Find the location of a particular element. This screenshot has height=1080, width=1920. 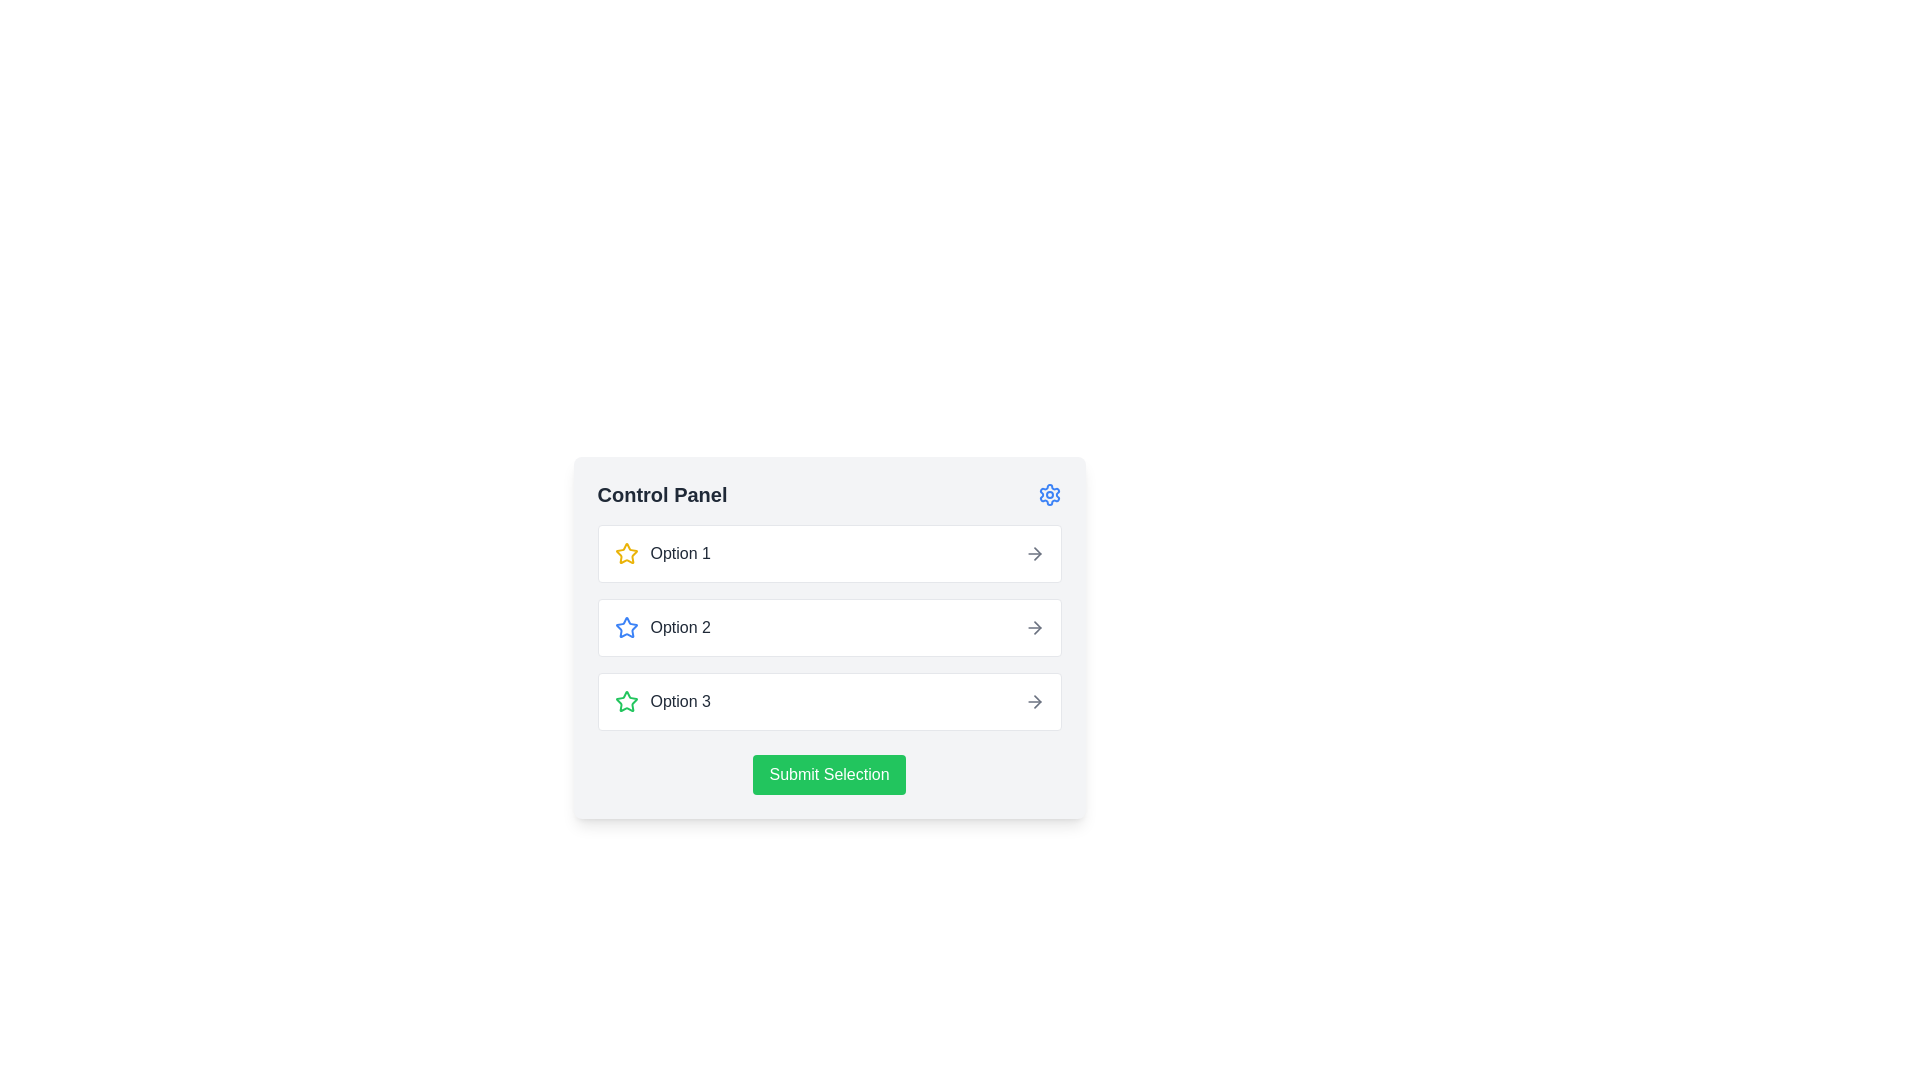

'Option 3' text label with the green star icon for information is located at coordinates (662, 701).